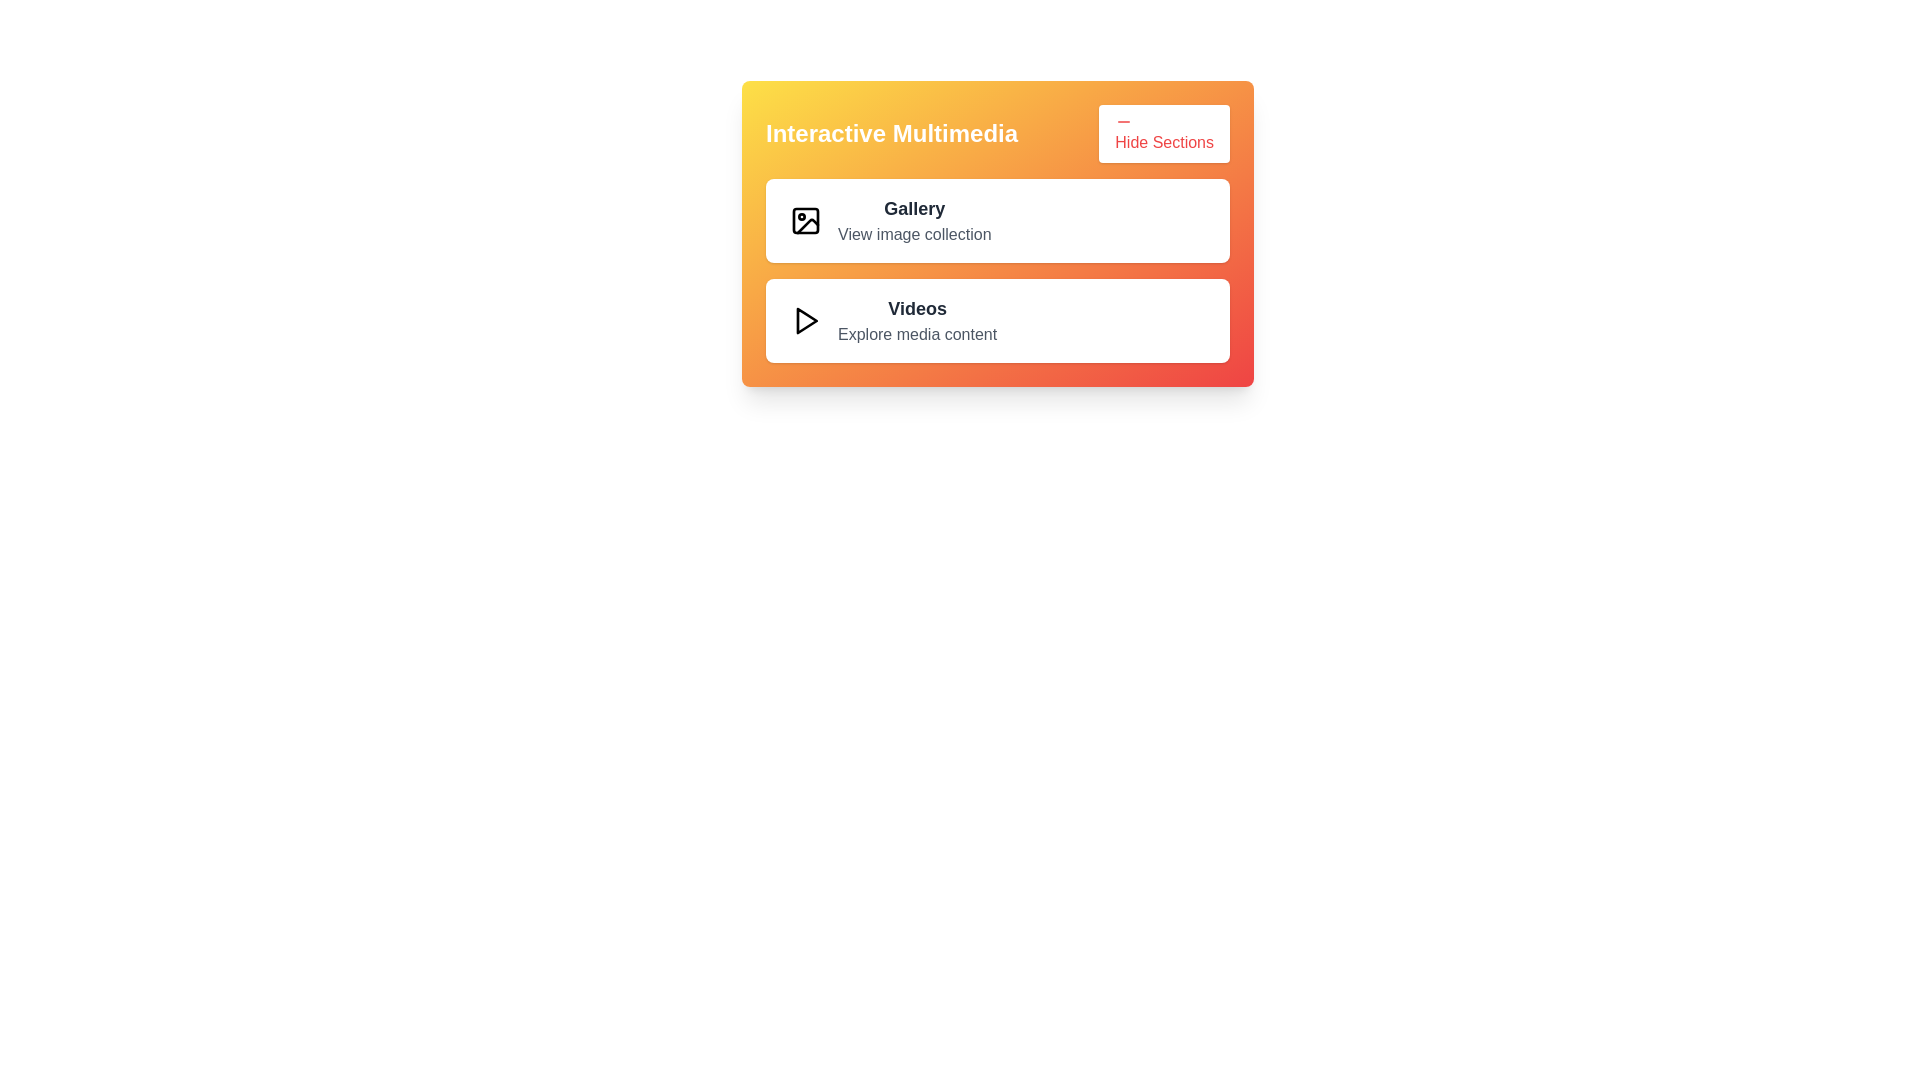 The image size is (1920, 1080). Describe the element at coordinates (807, 319) in the screenshot. I see `the play icon within the 'Videos' button, which is the second button in the vertical layout of the 'Interactive Multimedia' card` at that location.